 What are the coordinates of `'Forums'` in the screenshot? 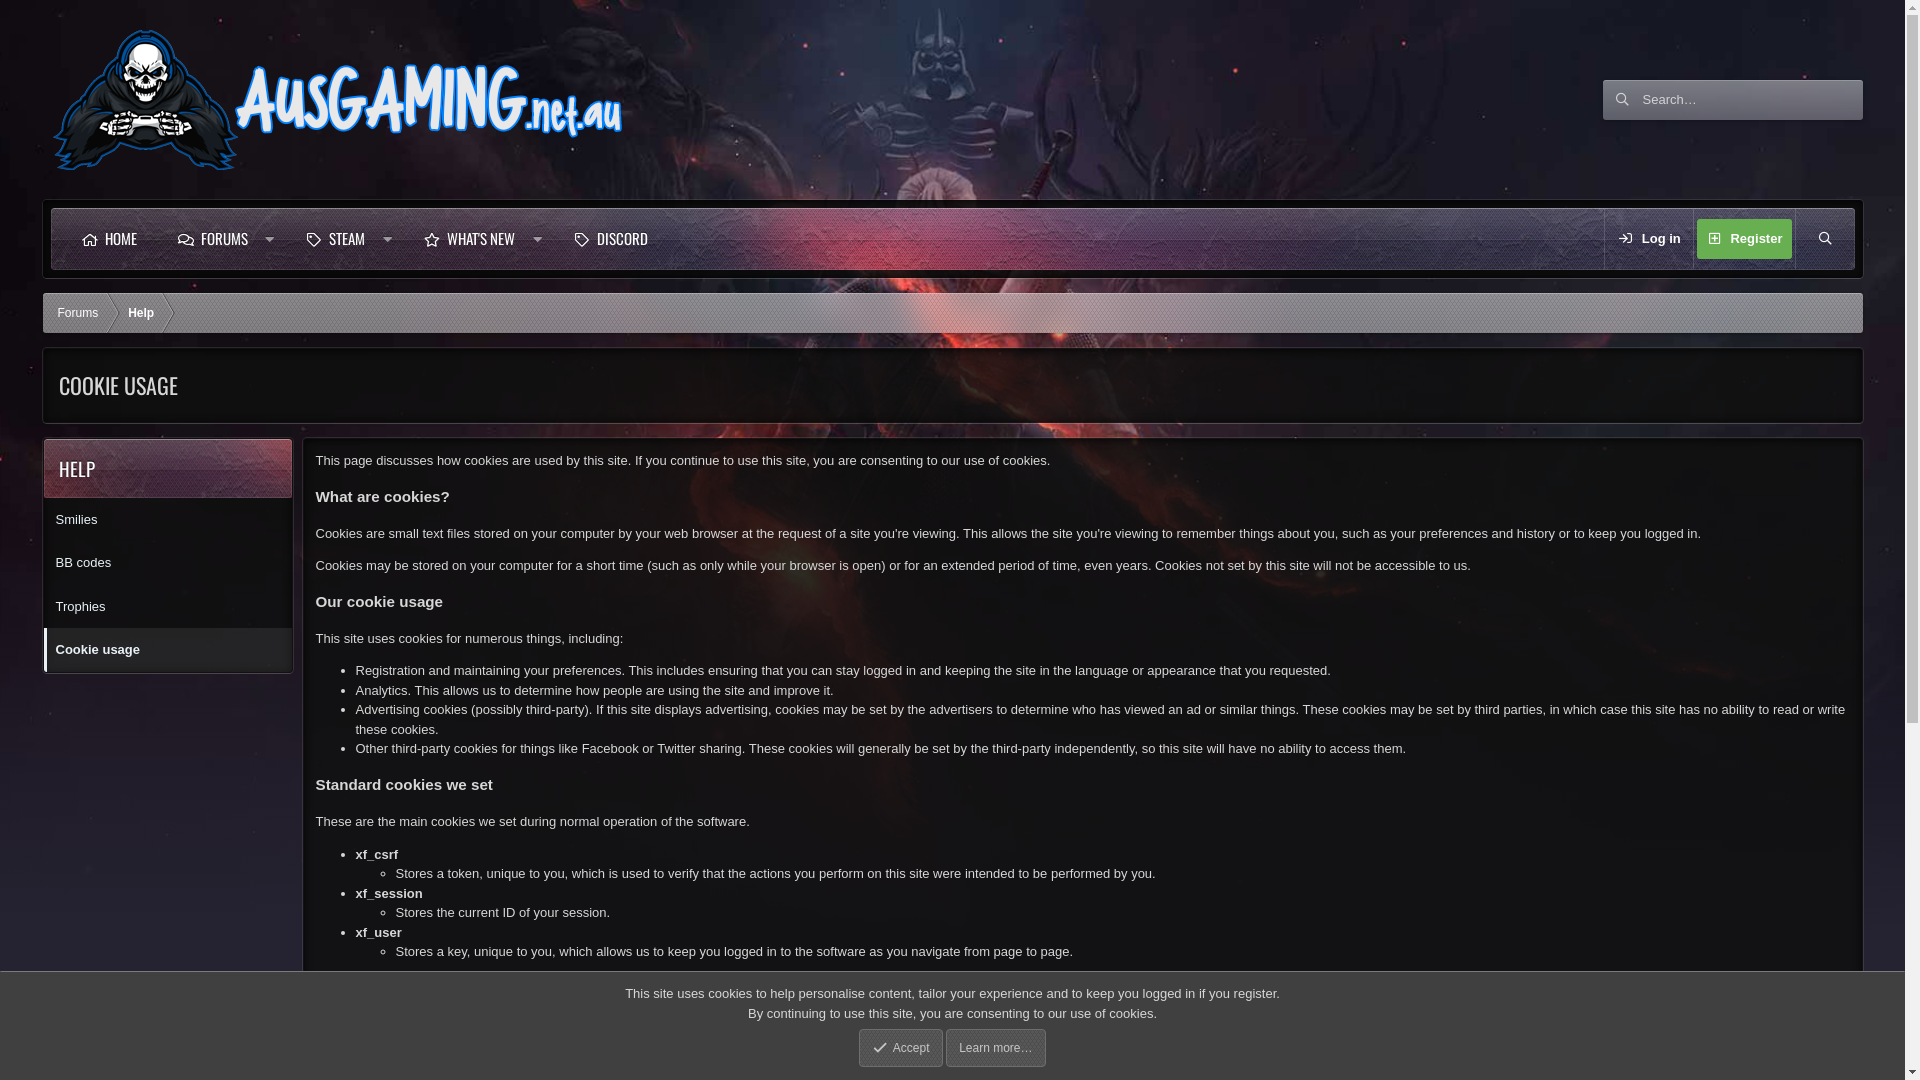 It's located at (42, 312).